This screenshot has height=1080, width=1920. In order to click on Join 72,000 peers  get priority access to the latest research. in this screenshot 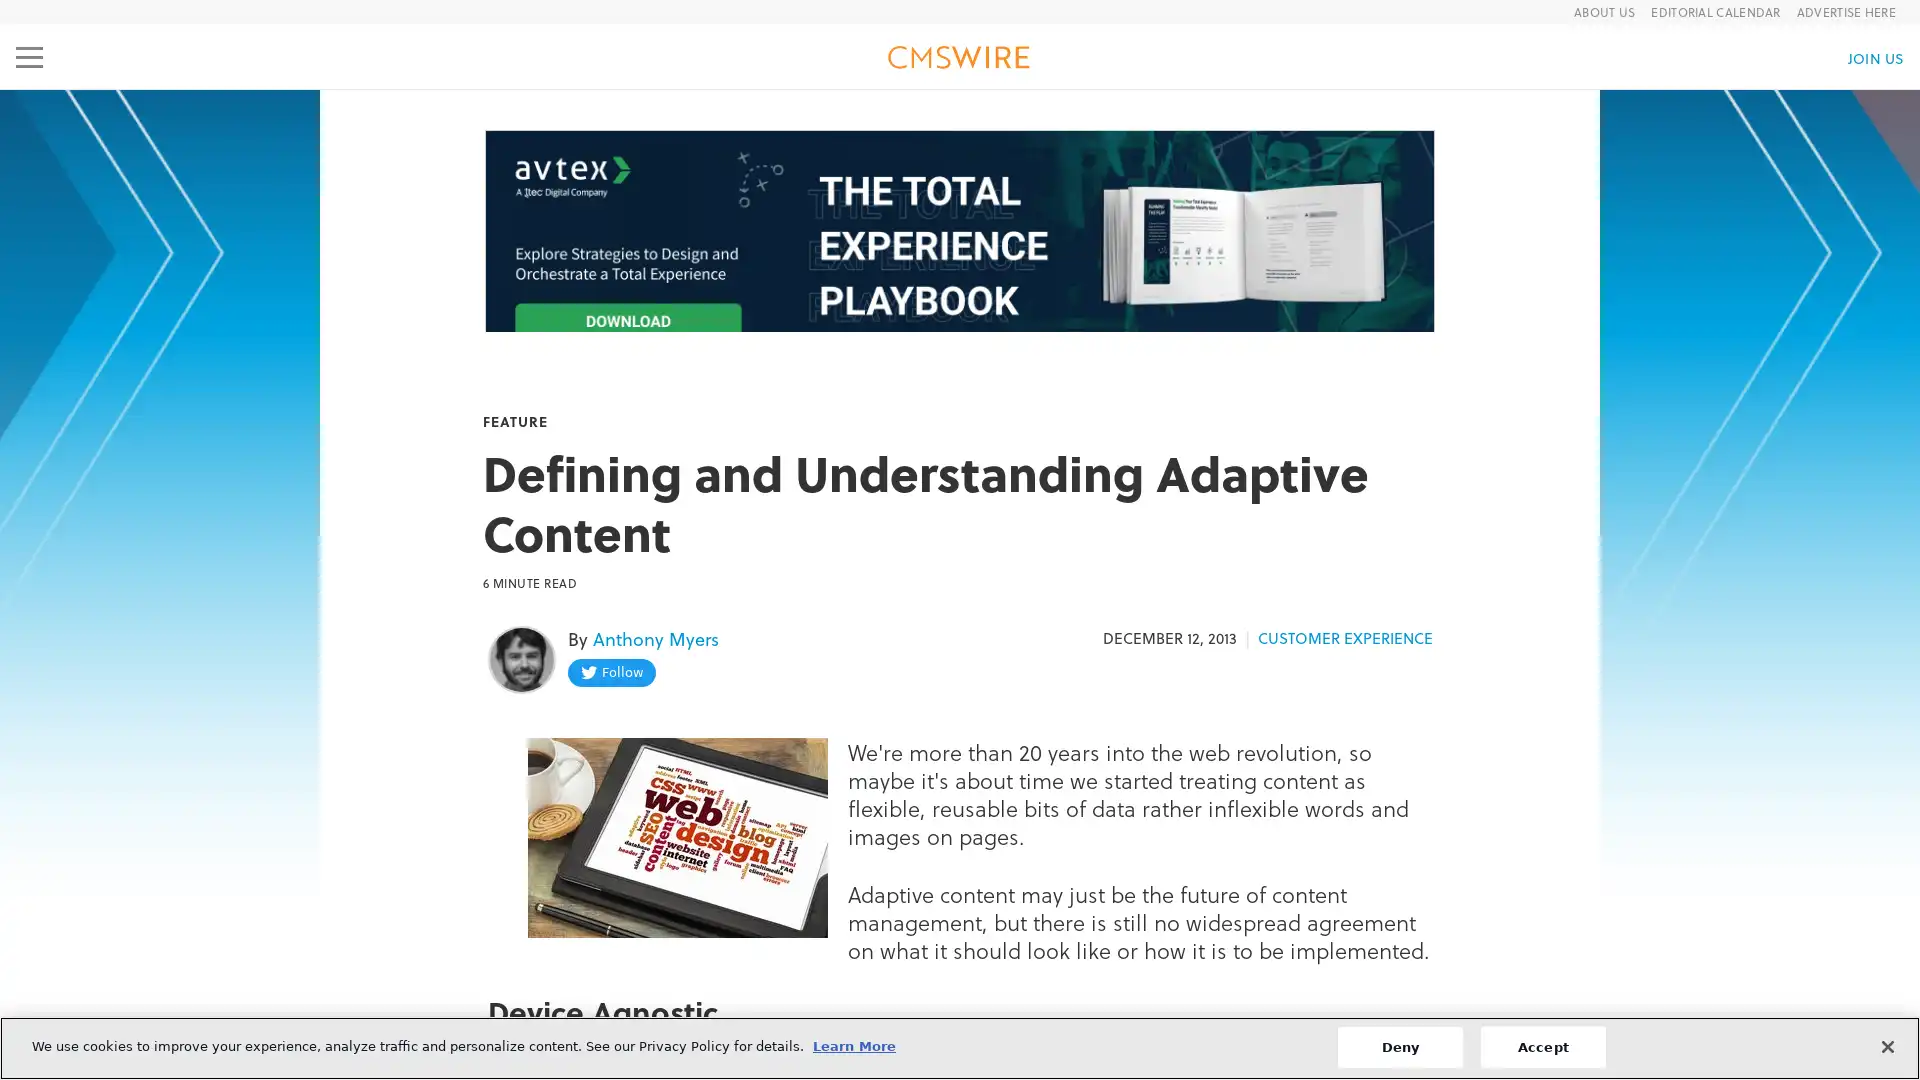, I will do `click(958, 489)`.